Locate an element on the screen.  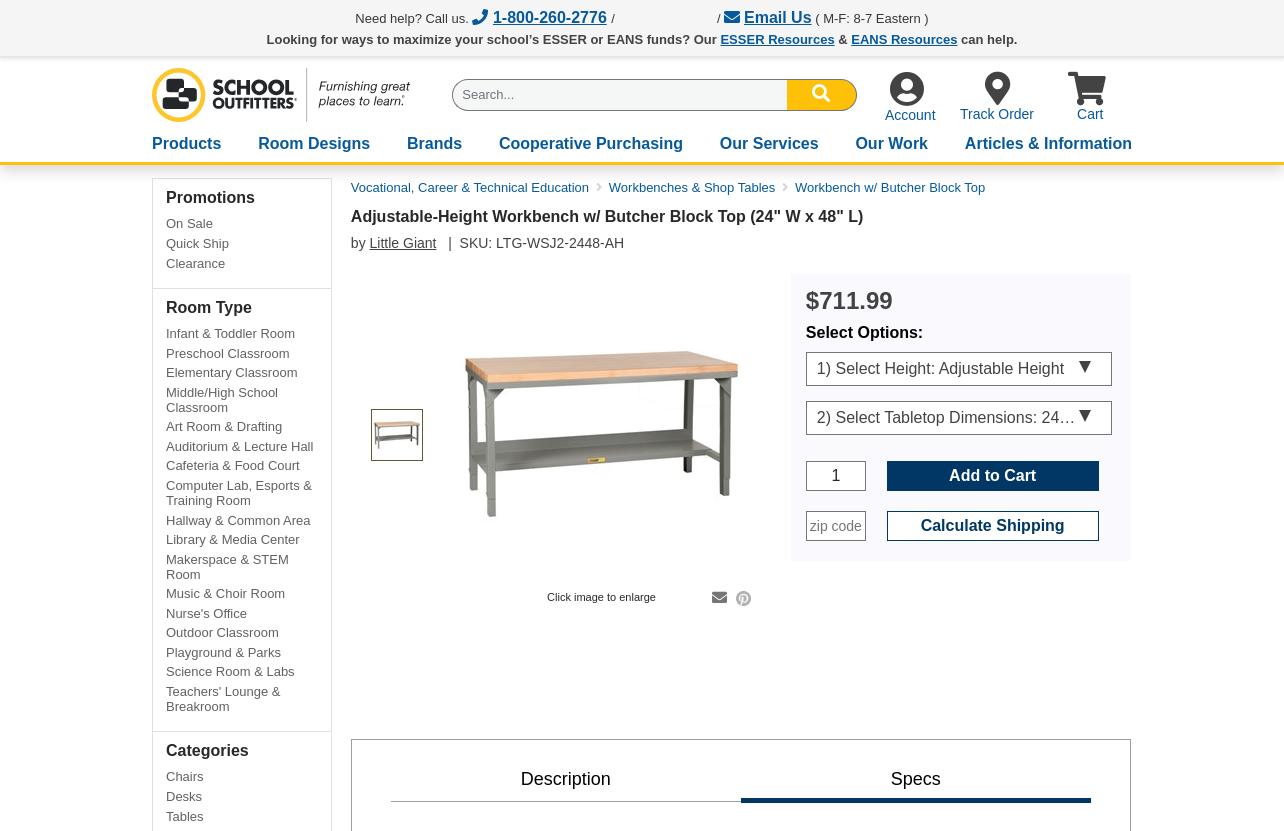
'Art Room & Drafting' is located at coordinates (223, 425).